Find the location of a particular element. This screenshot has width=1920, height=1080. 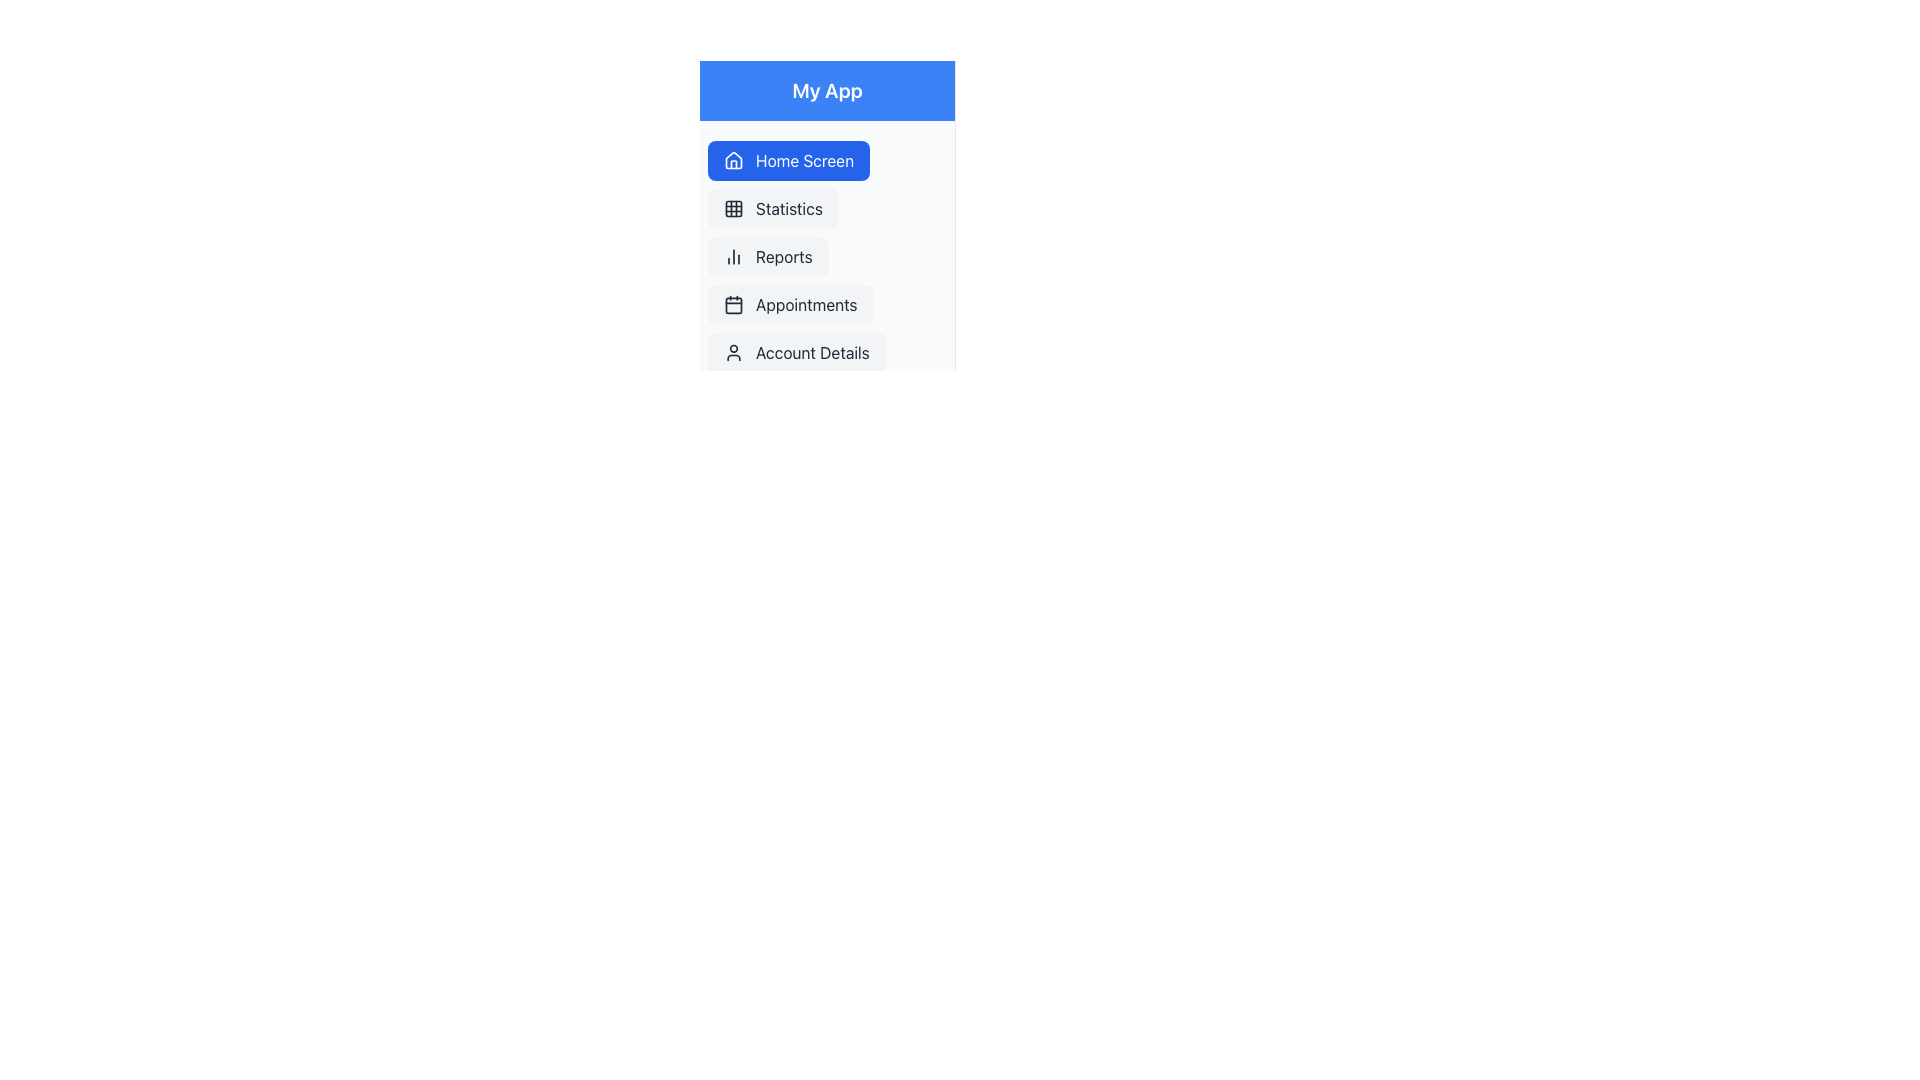

the rectangular button-like component labeled 'My App' with a blue background and white text, which is positioned at the top of a vertical menu layout is located at coordinates (827, 91).